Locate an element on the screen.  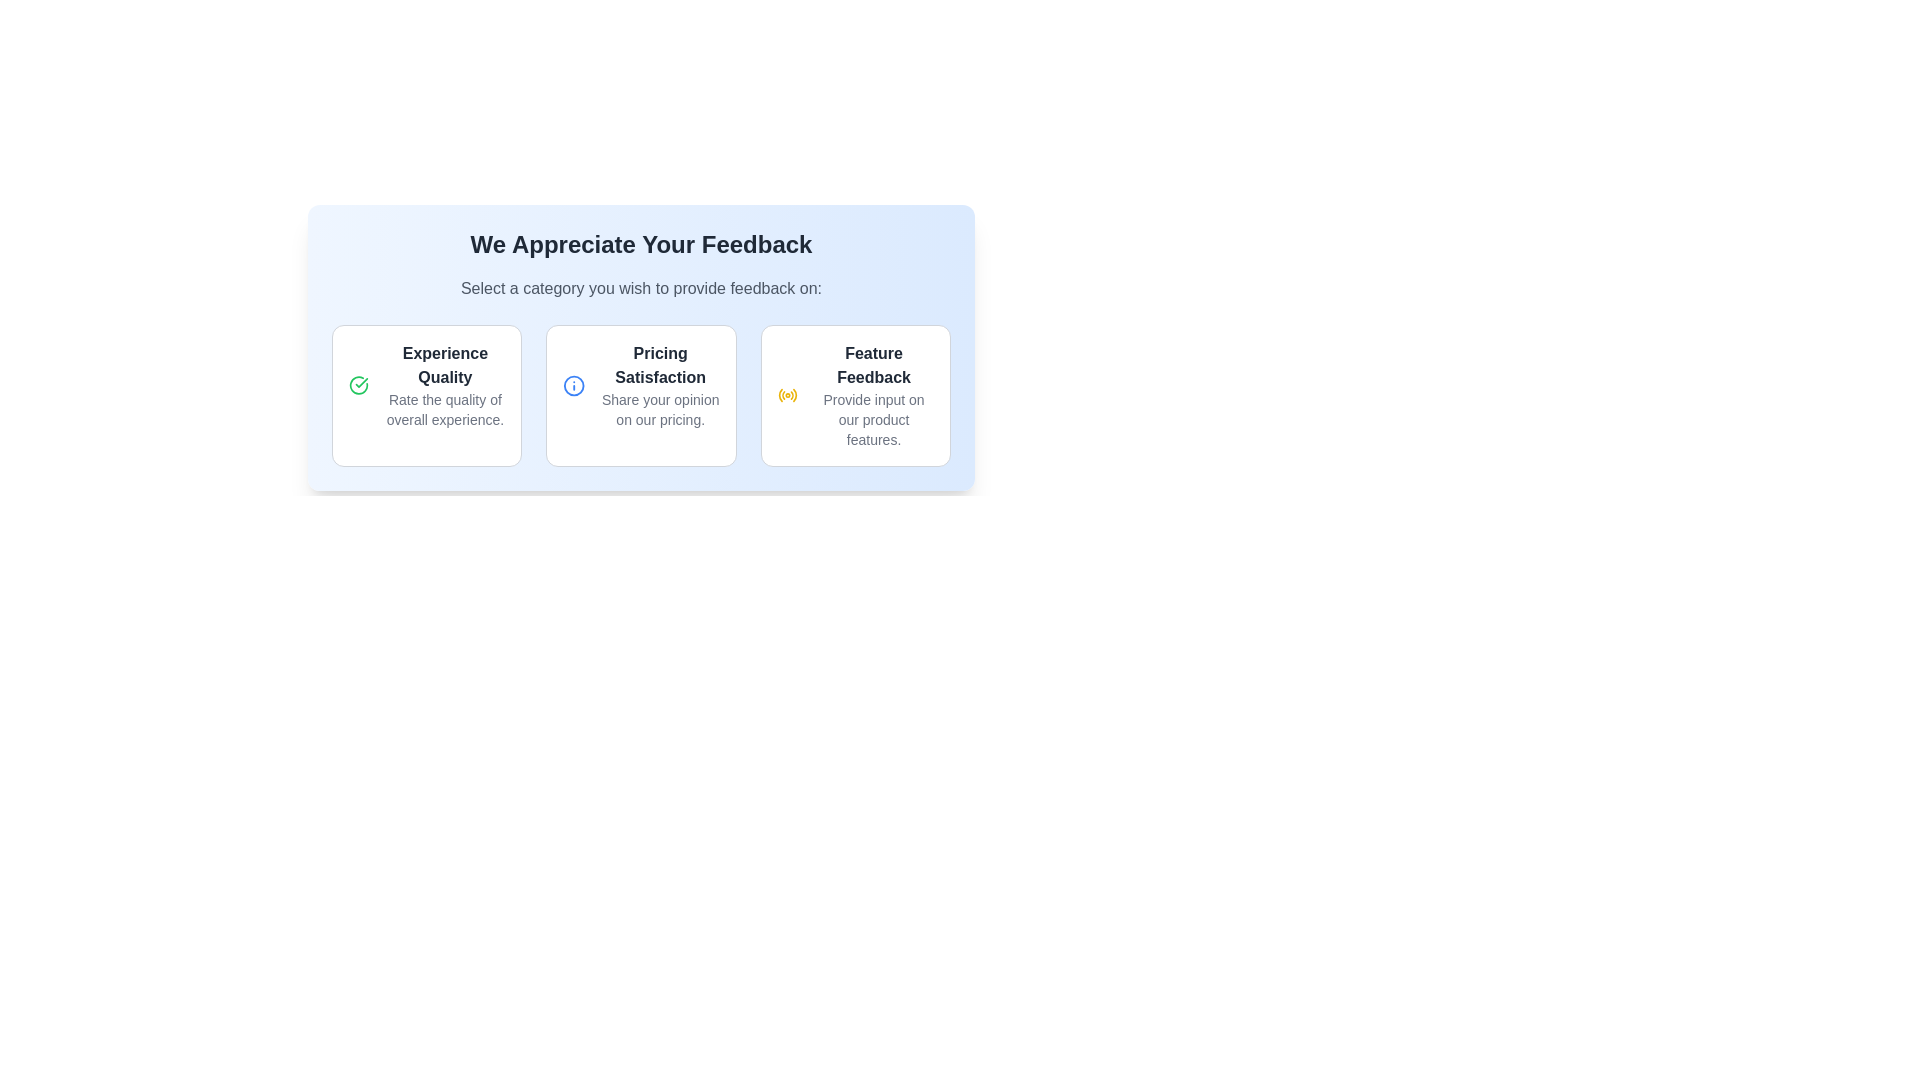
the 'Feature Feedback' icon that serves as a visual representation for the selection or highlight feature, located is located at coordinates (786, 396).